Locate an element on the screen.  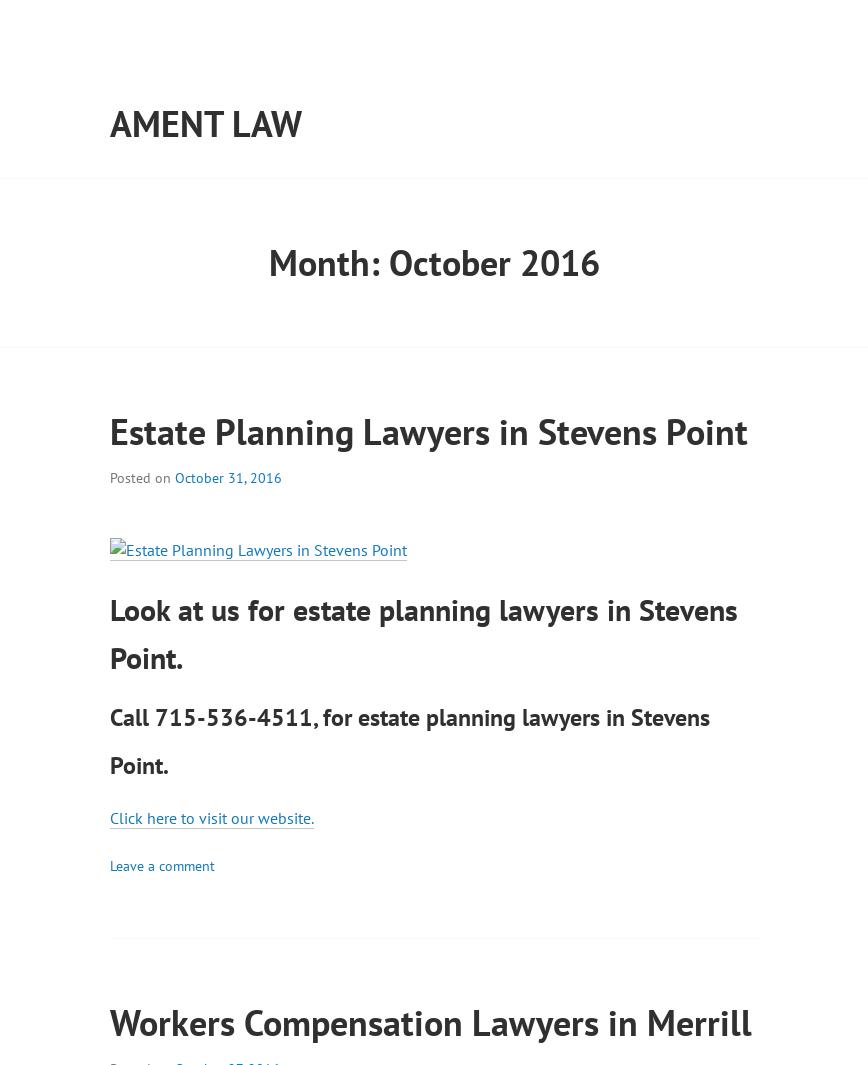
'October 2016' is located at coordinates (387, 260).